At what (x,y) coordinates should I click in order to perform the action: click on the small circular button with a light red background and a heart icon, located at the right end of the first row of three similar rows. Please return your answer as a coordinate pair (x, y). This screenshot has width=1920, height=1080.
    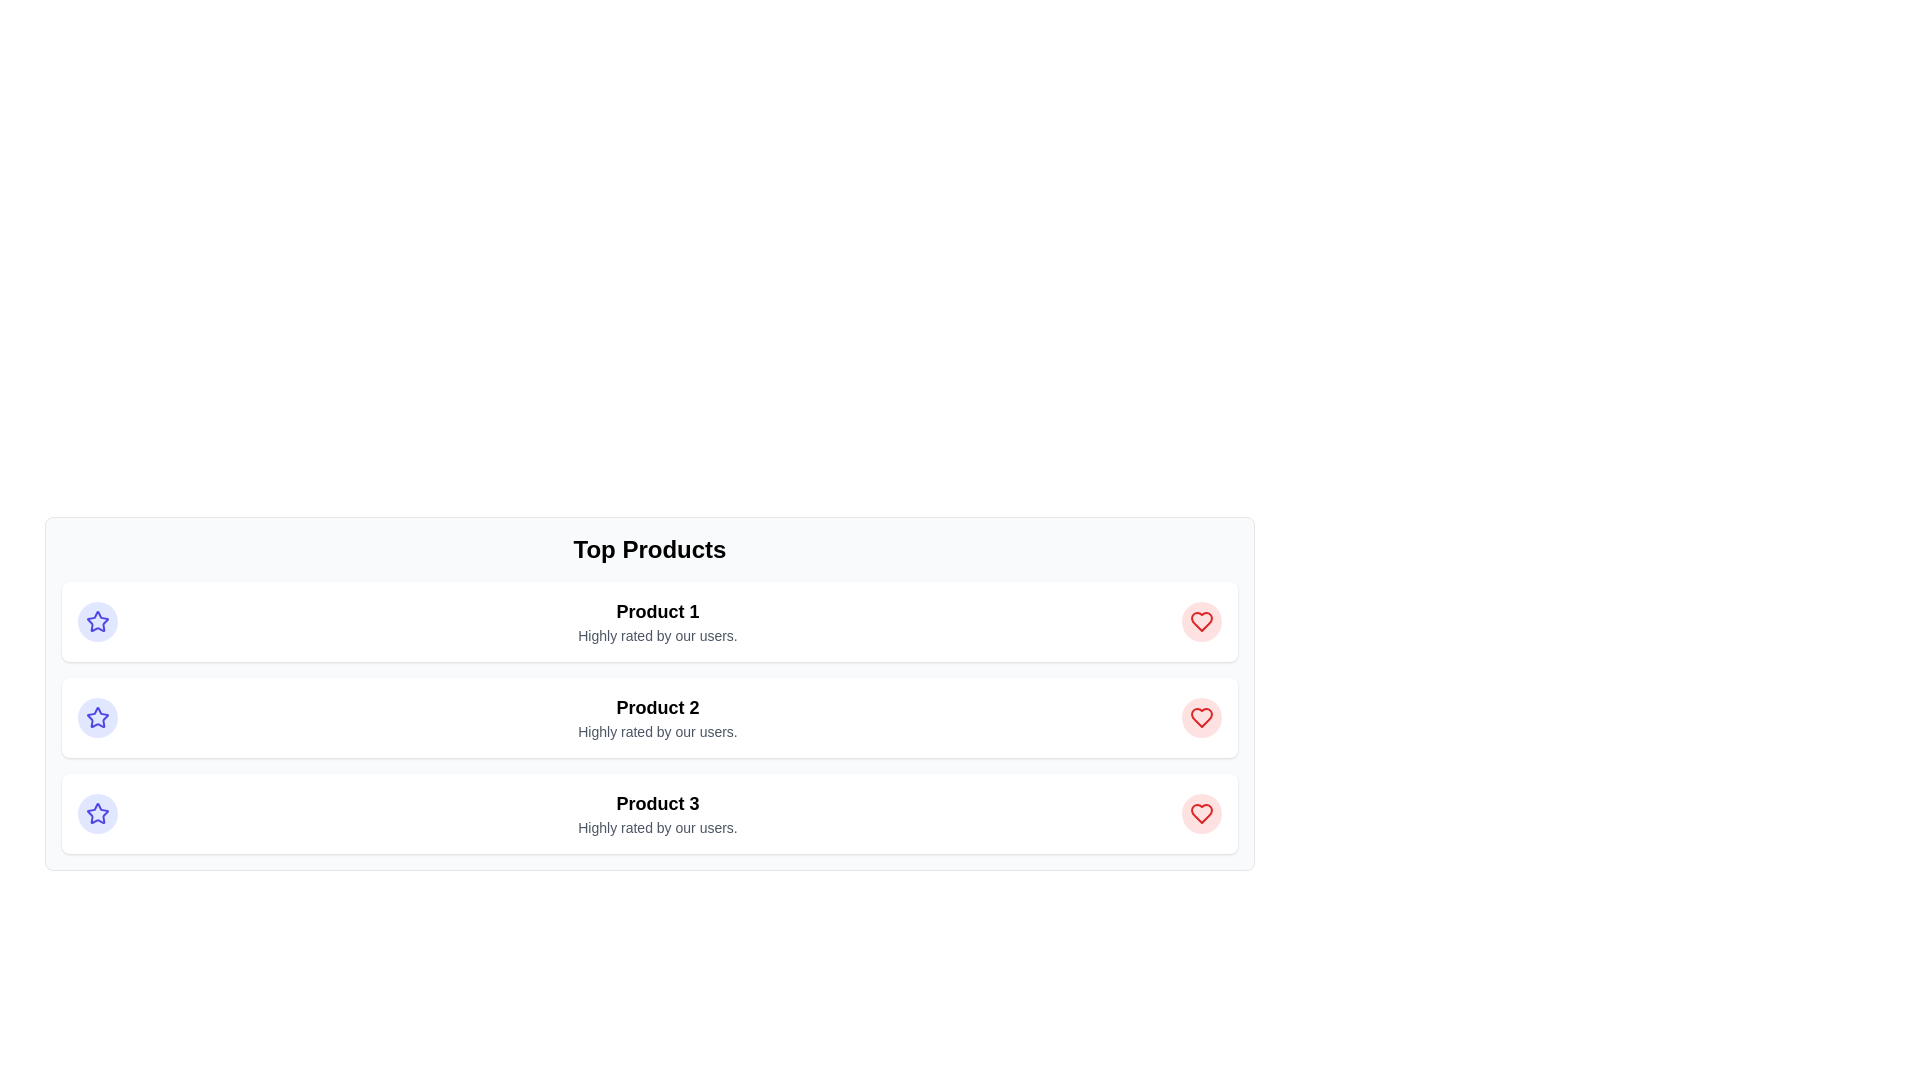
    Looking at the image, I should click on (1200, 620).